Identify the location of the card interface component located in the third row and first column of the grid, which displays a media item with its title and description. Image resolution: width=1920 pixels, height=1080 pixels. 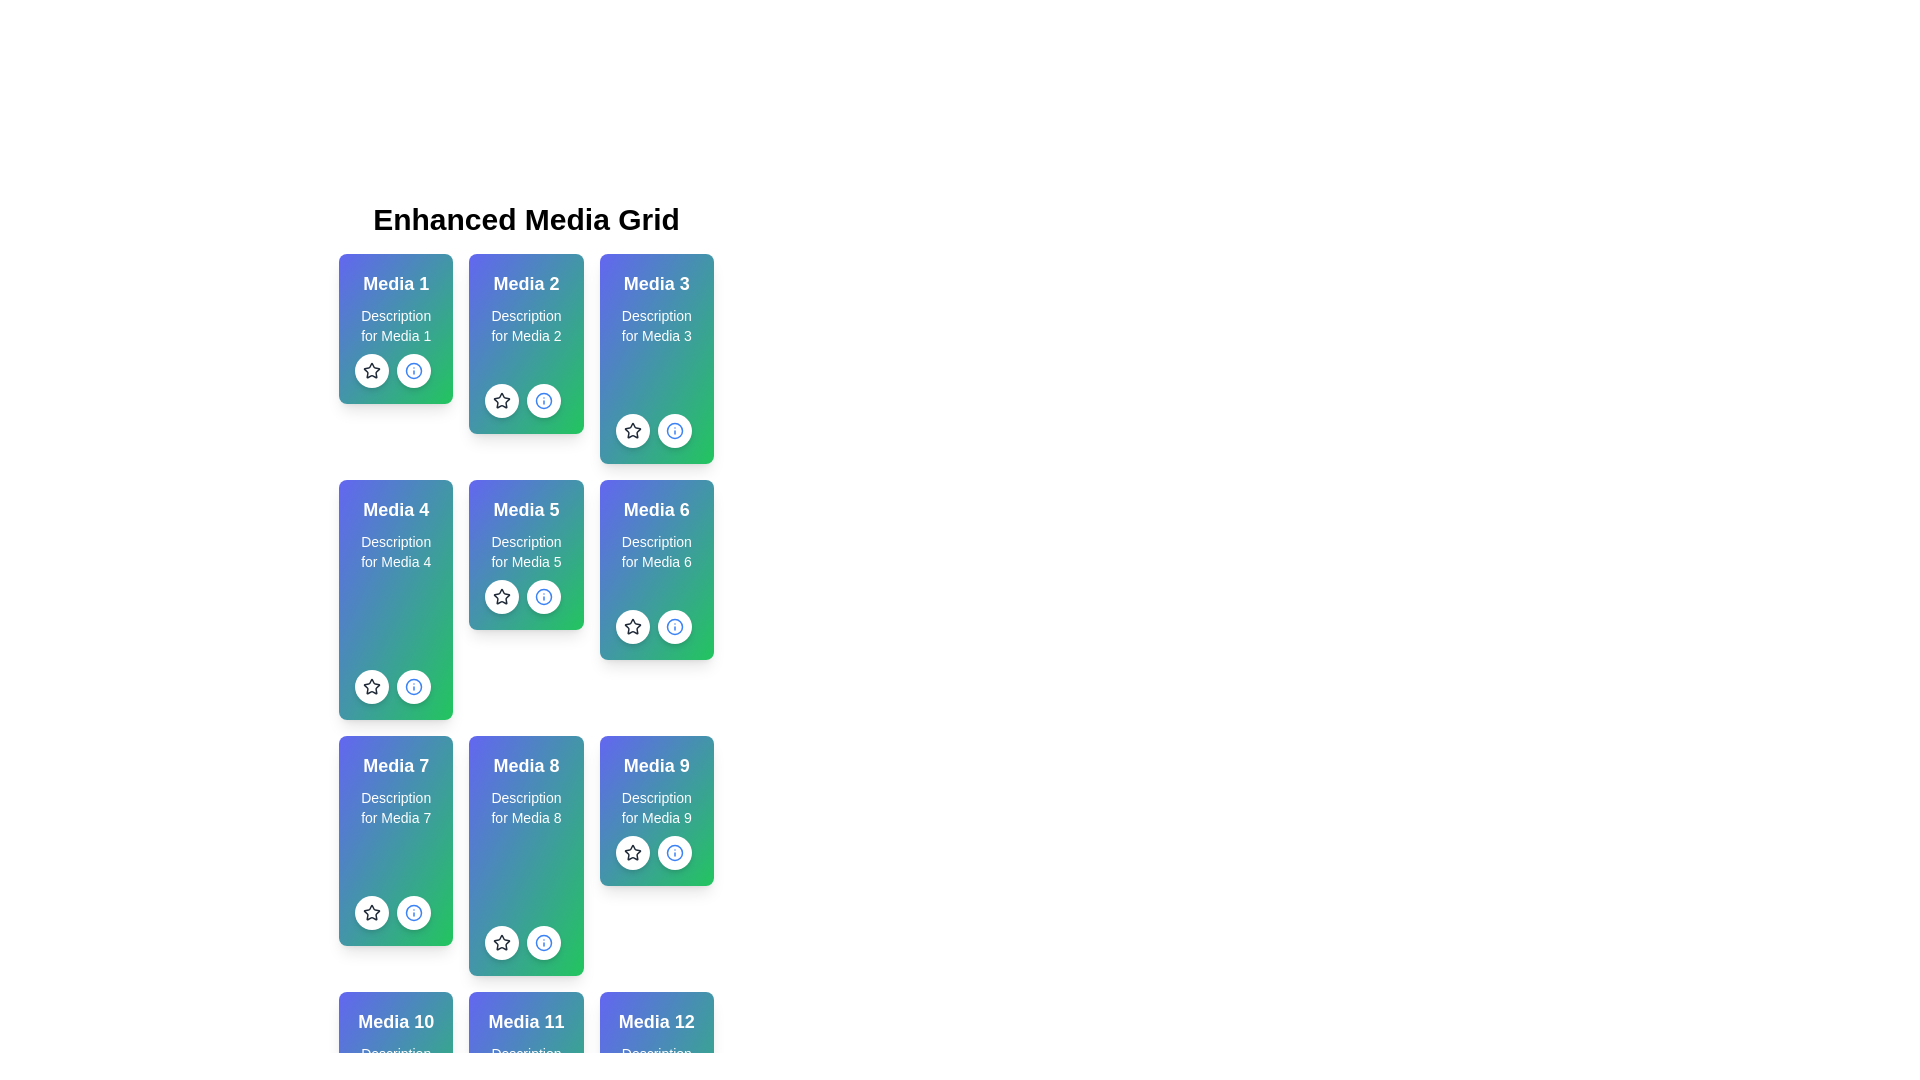
(396, 840).